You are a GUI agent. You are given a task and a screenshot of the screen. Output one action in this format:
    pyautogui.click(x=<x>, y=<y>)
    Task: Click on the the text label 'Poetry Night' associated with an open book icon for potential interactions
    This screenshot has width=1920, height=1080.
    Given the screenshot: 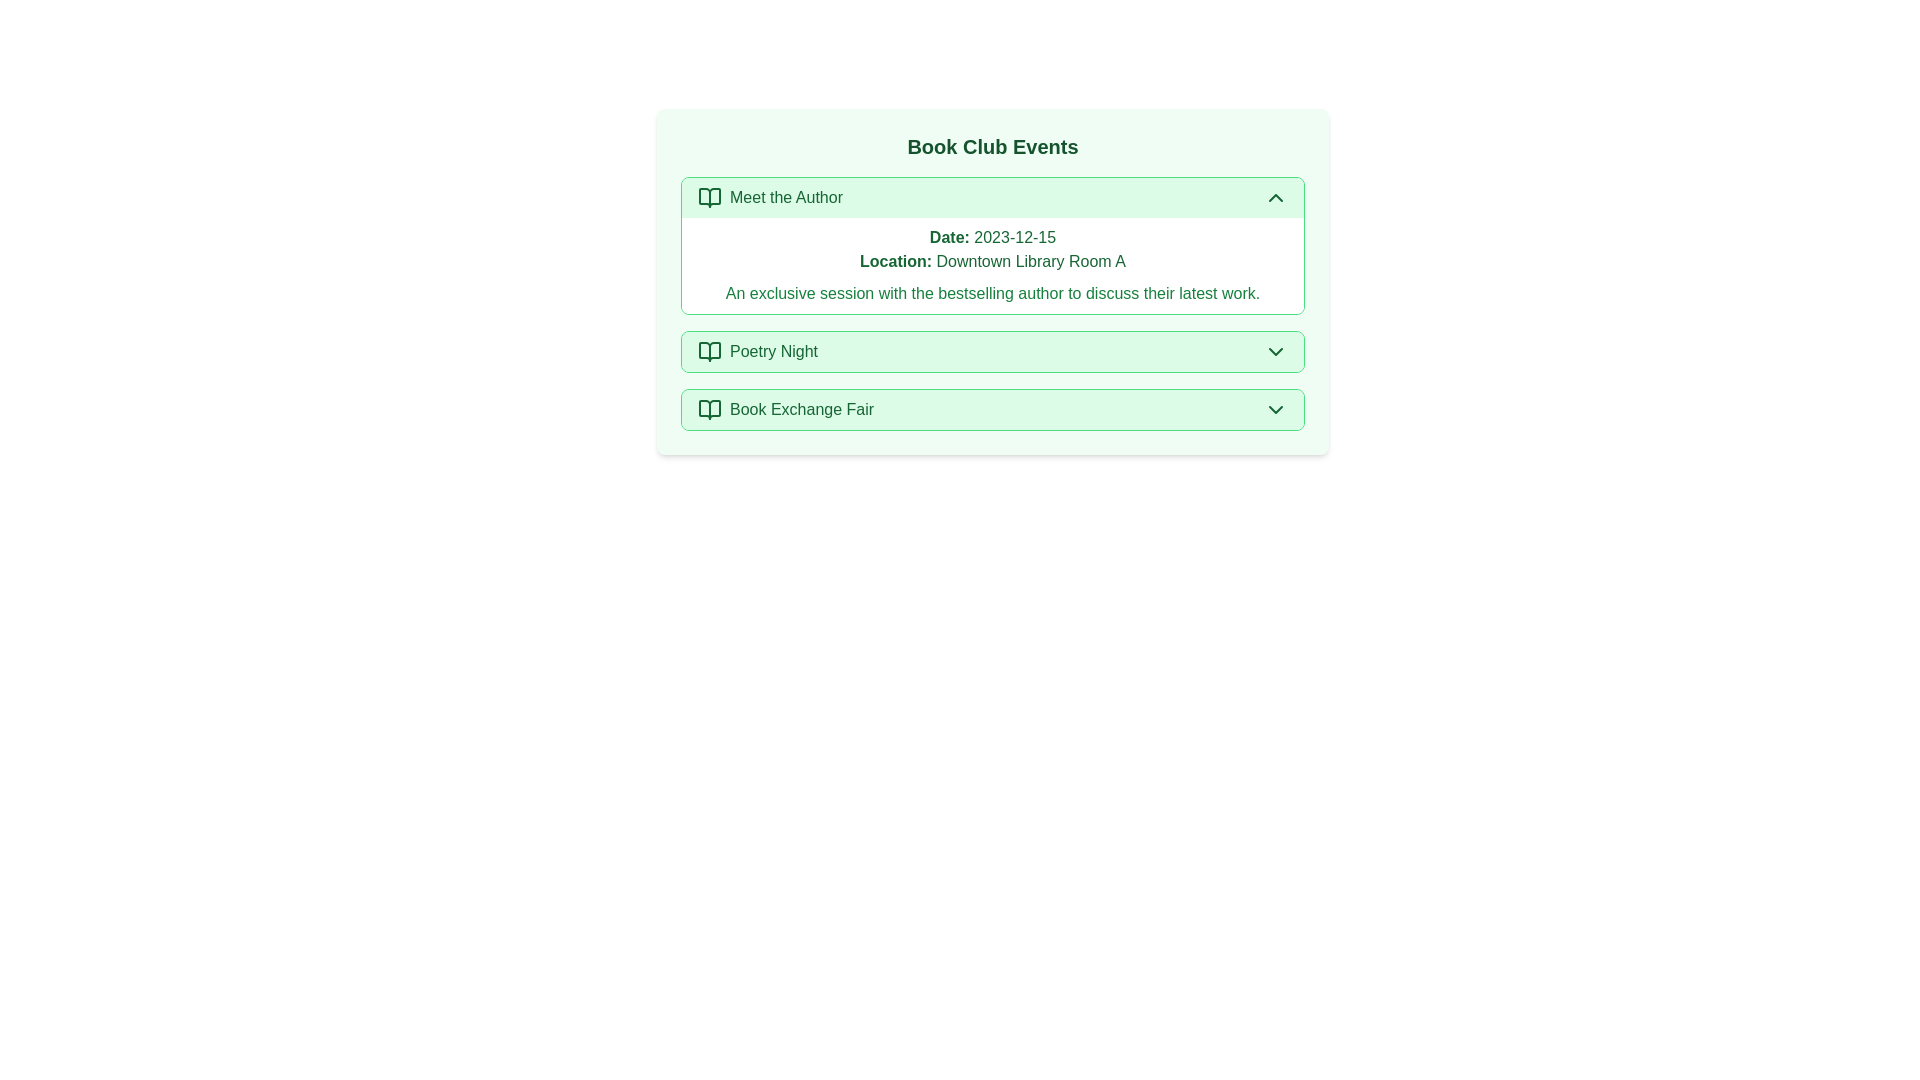 What is the action you would take?
    pyautogui.click(x=772, y=350)
    